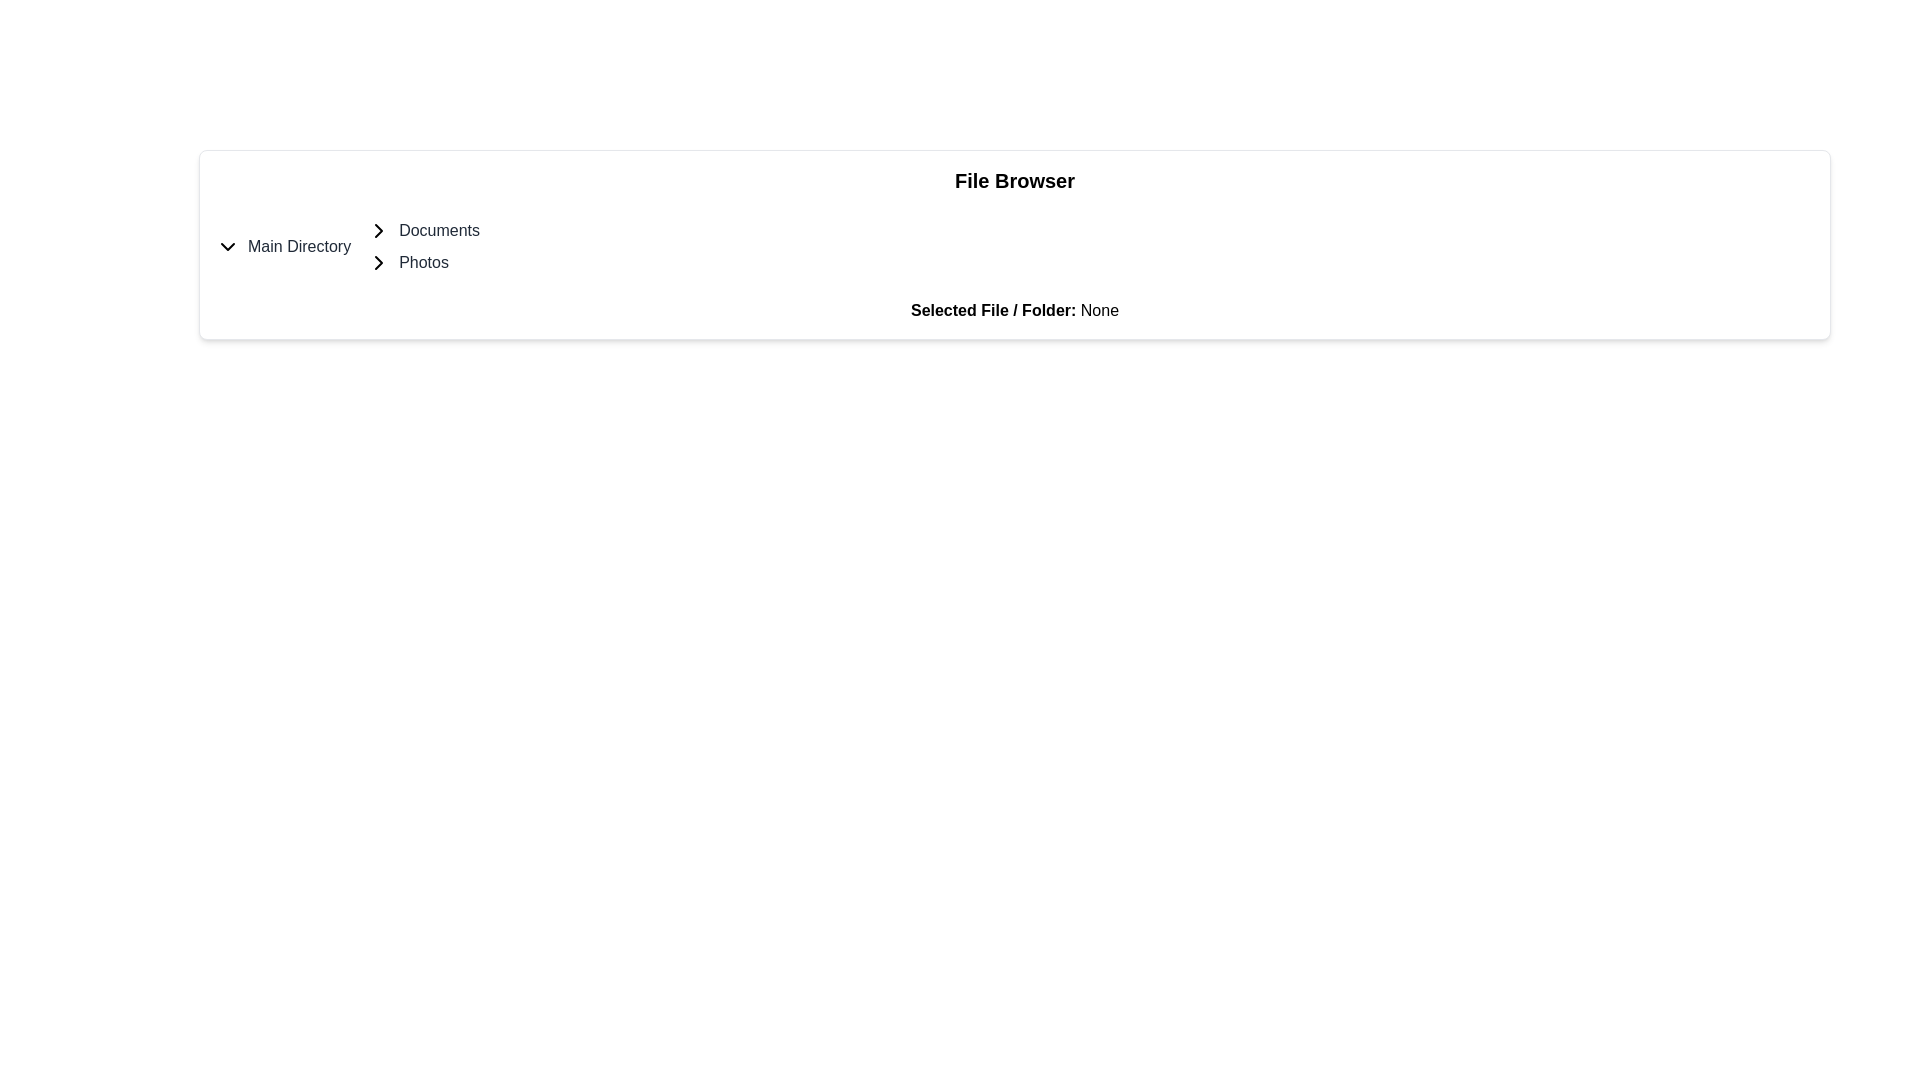  I want to click on the 'Documents' button or menu item label, so click(422, 230).